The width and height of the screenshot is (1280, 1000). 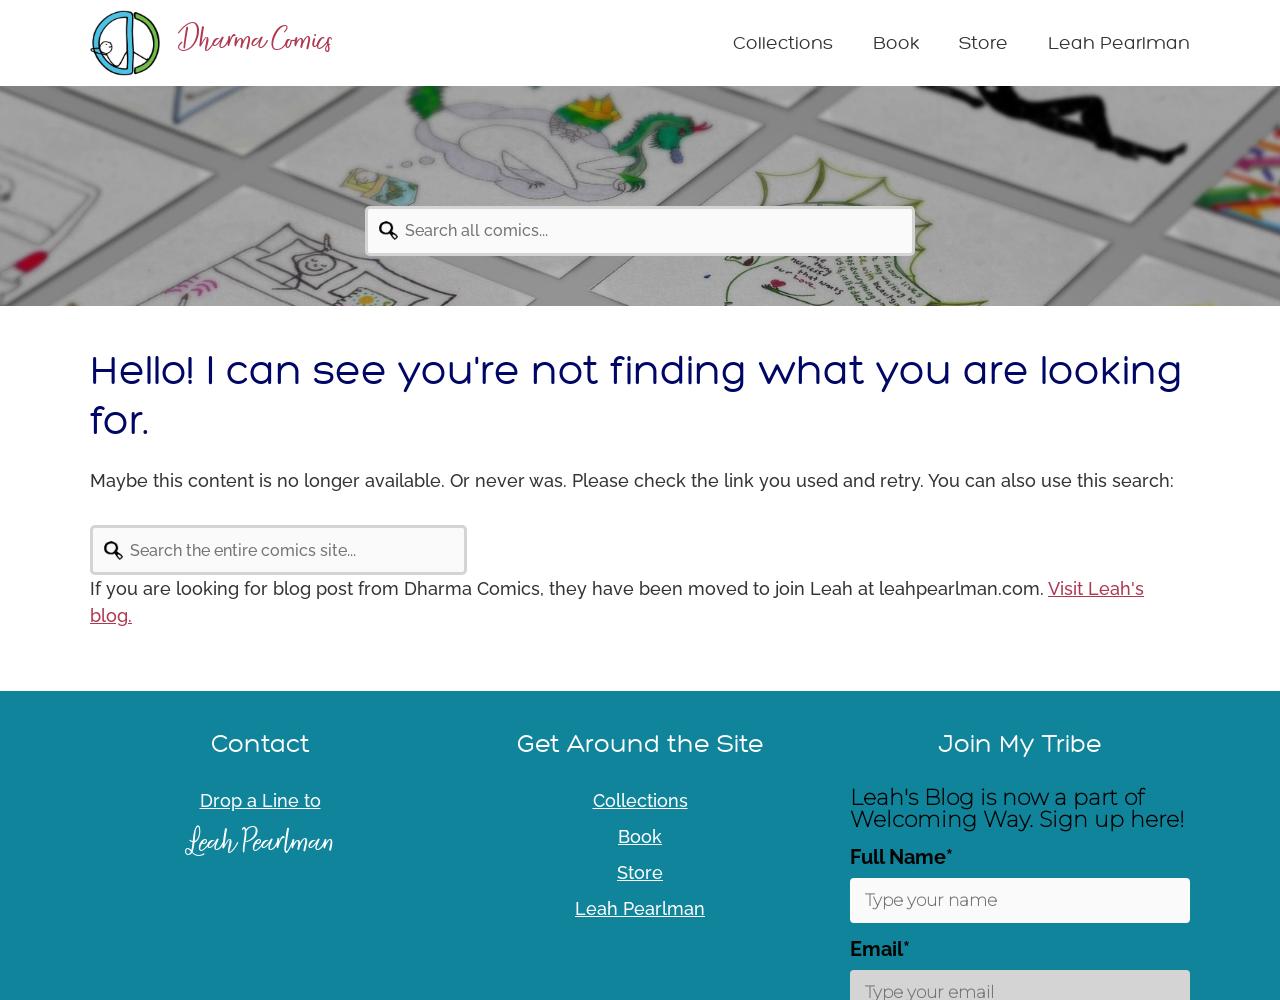 I want to click on 'Maybe this content is no longer available. Or never was. Please check the link you used and retry. You can also use this search:', so click(x=631, y=478).